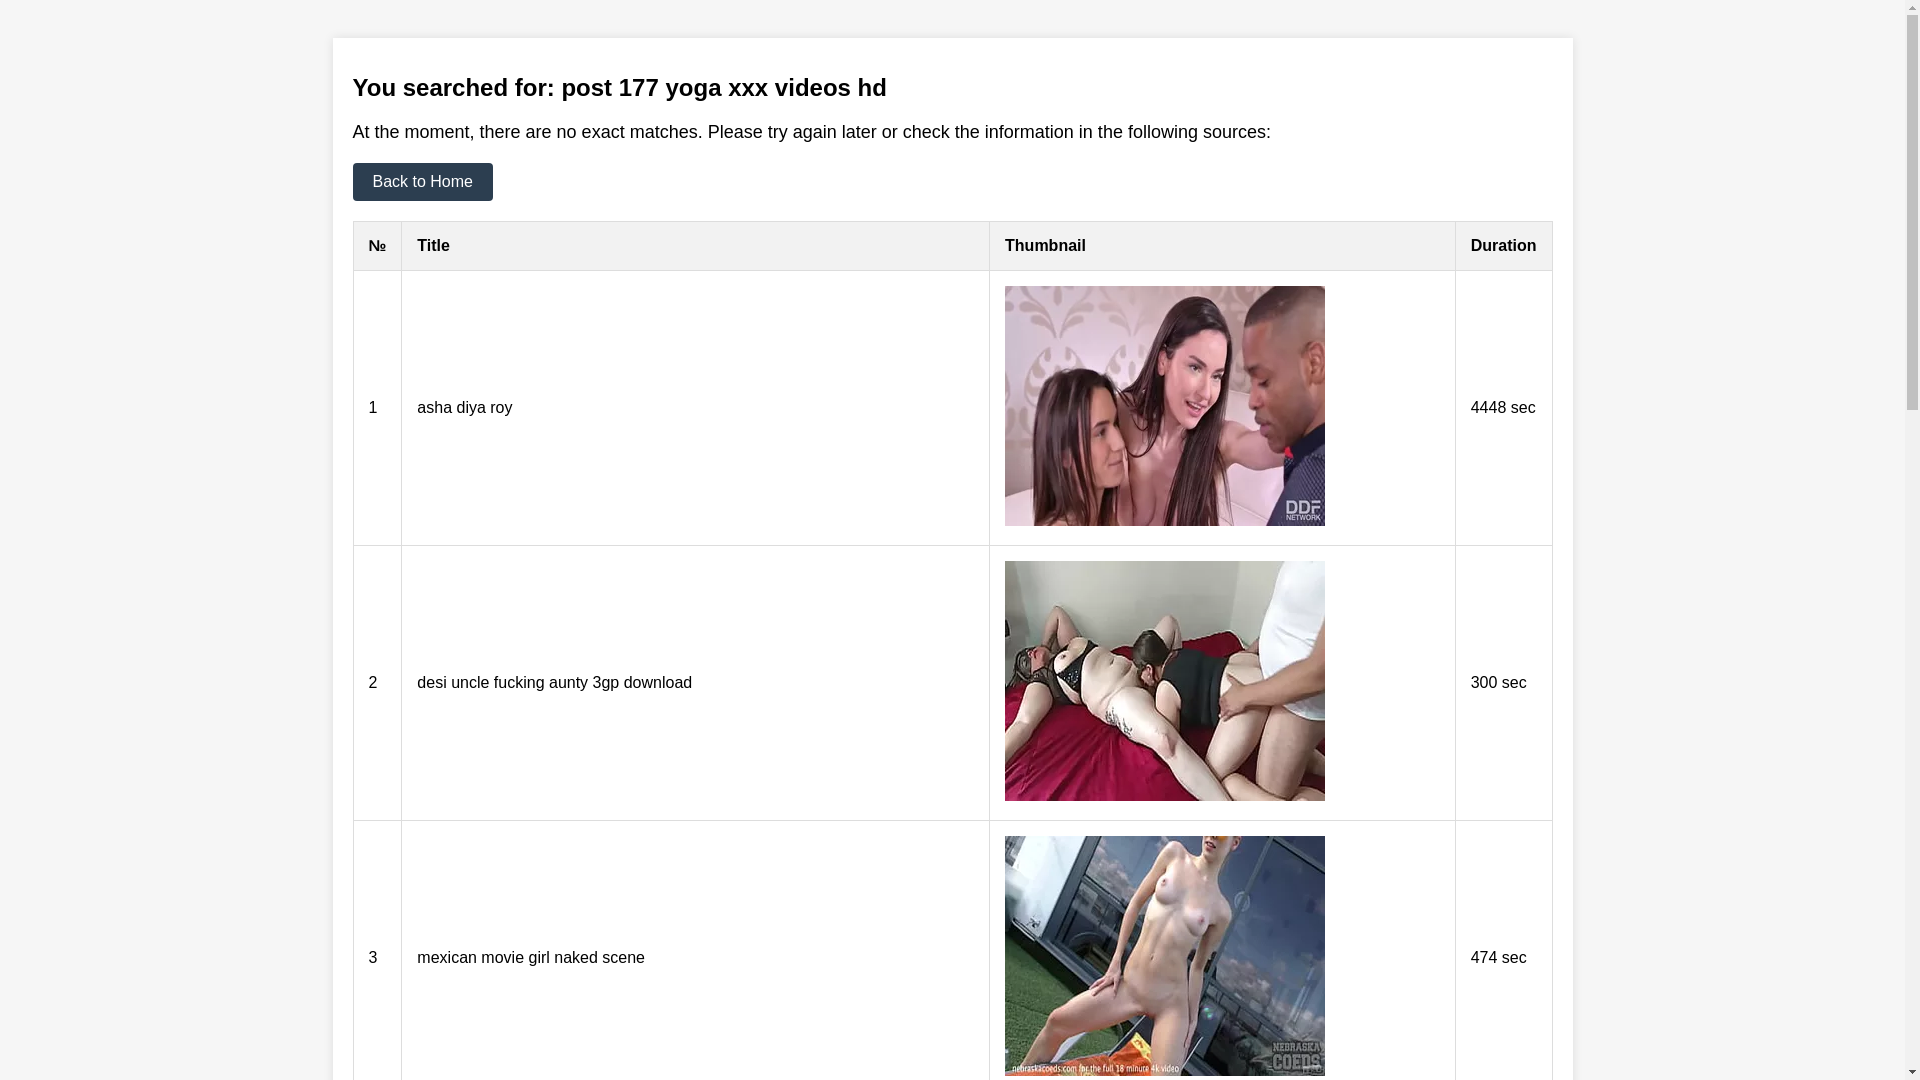  Describe the element at coordinates (421, 181) in the screenshot. I see `'Back to Home'` at that location.